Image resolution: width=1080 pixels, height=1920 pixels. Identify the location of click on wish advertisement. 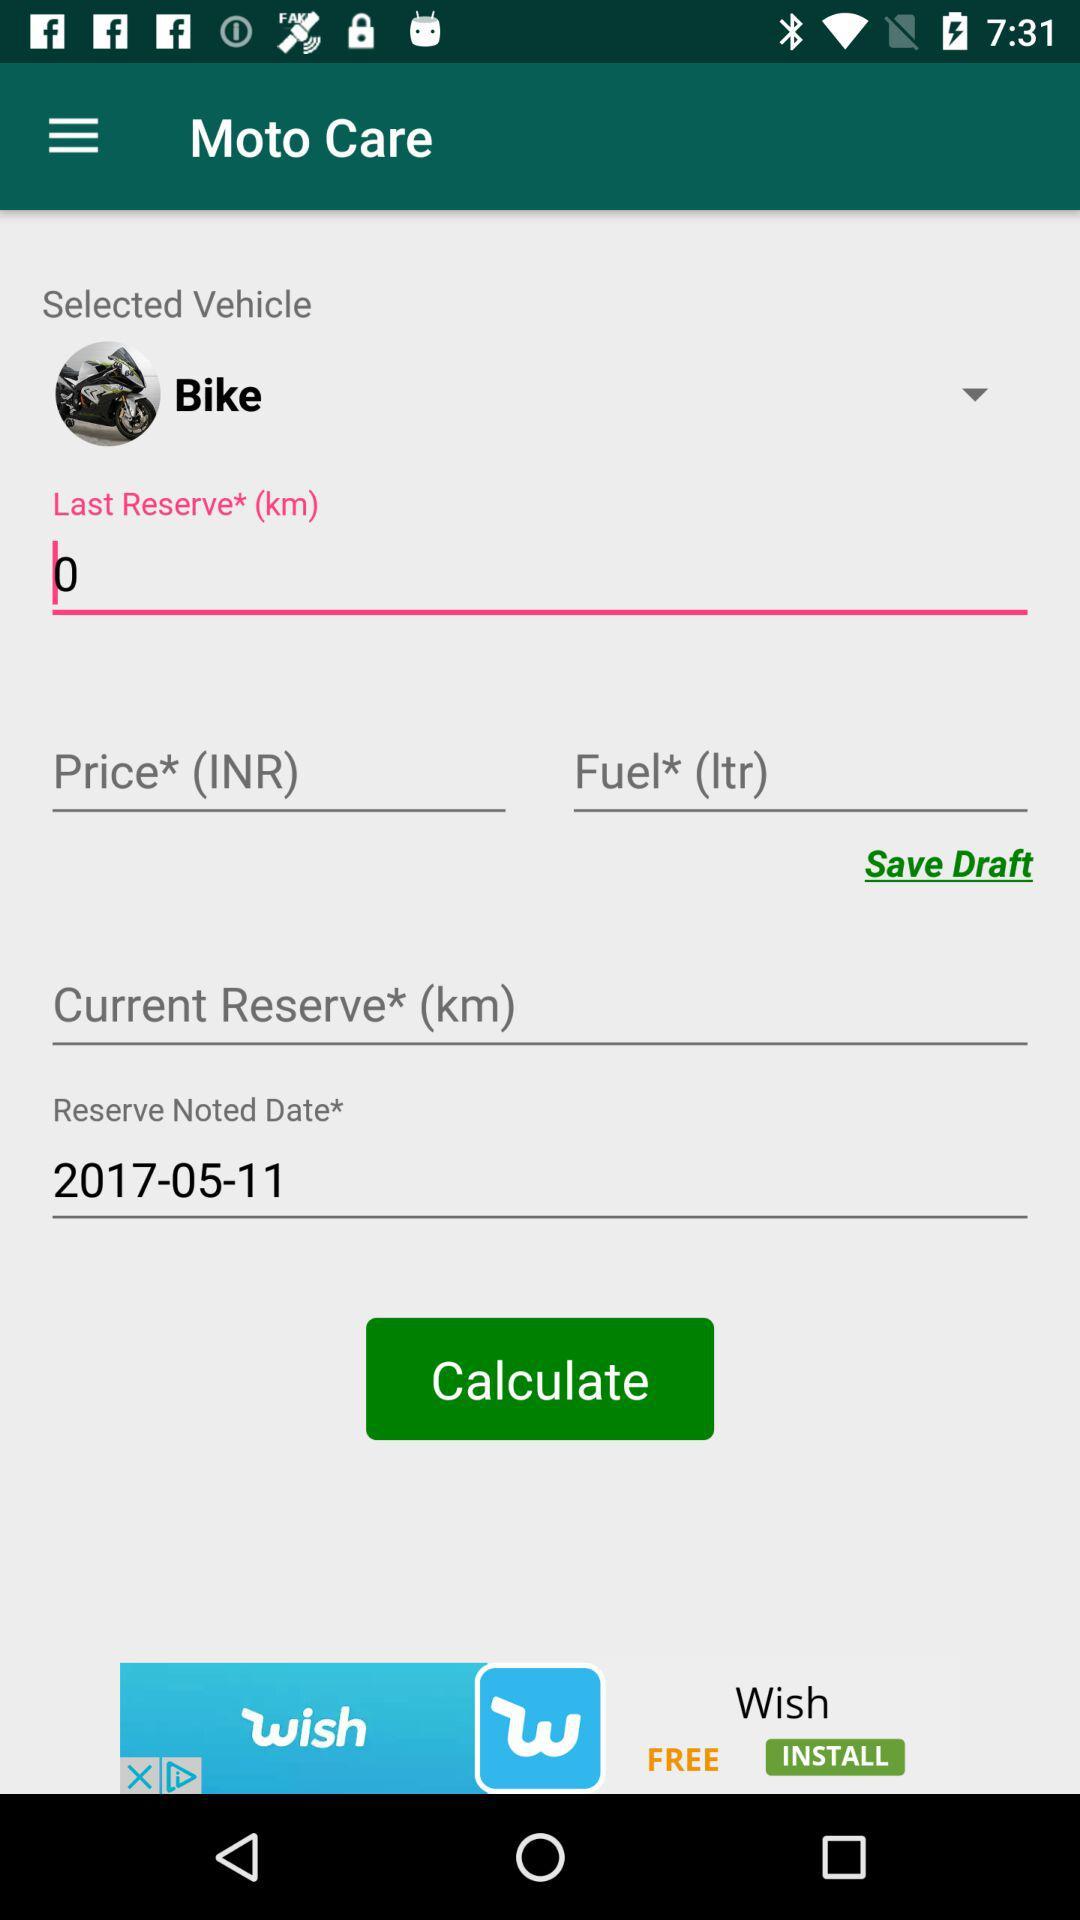
(540, 1727).